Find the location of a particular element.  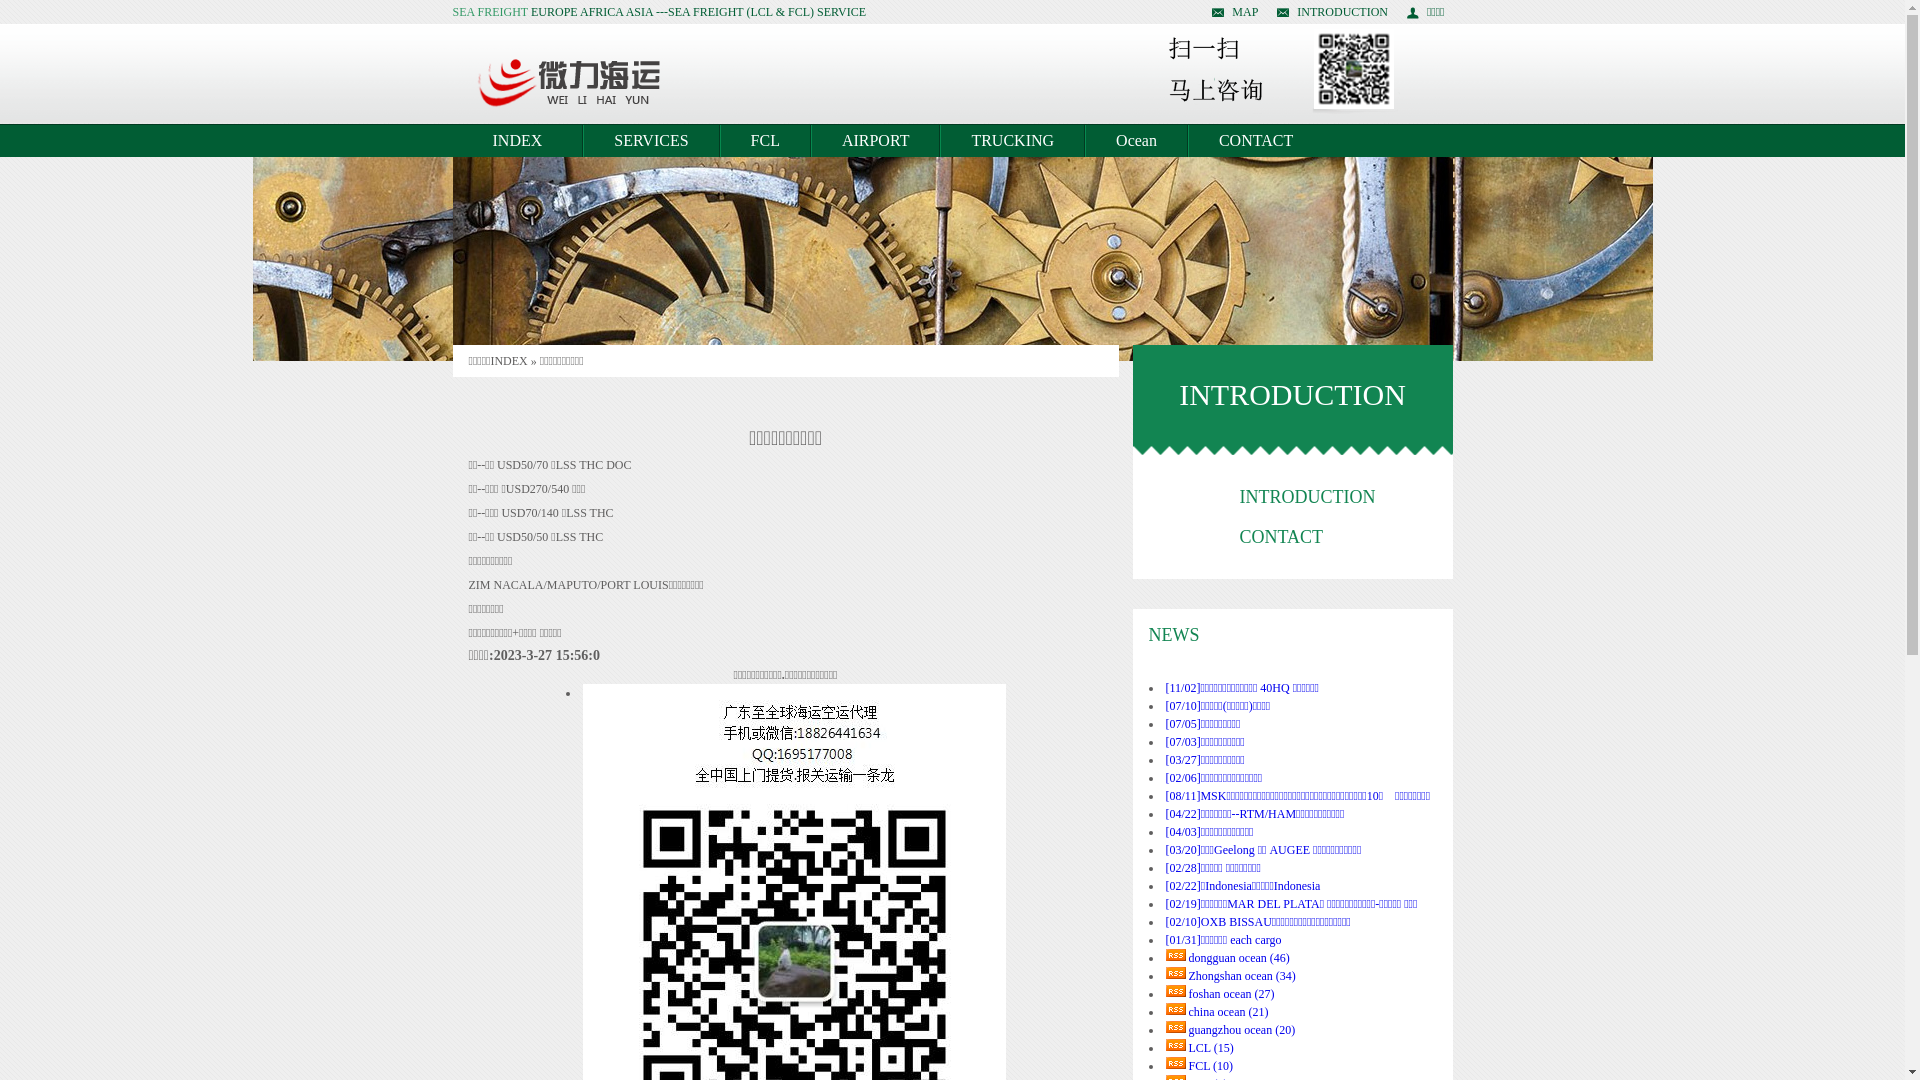

'CONTACT' is located at coordinates (1281, 535).